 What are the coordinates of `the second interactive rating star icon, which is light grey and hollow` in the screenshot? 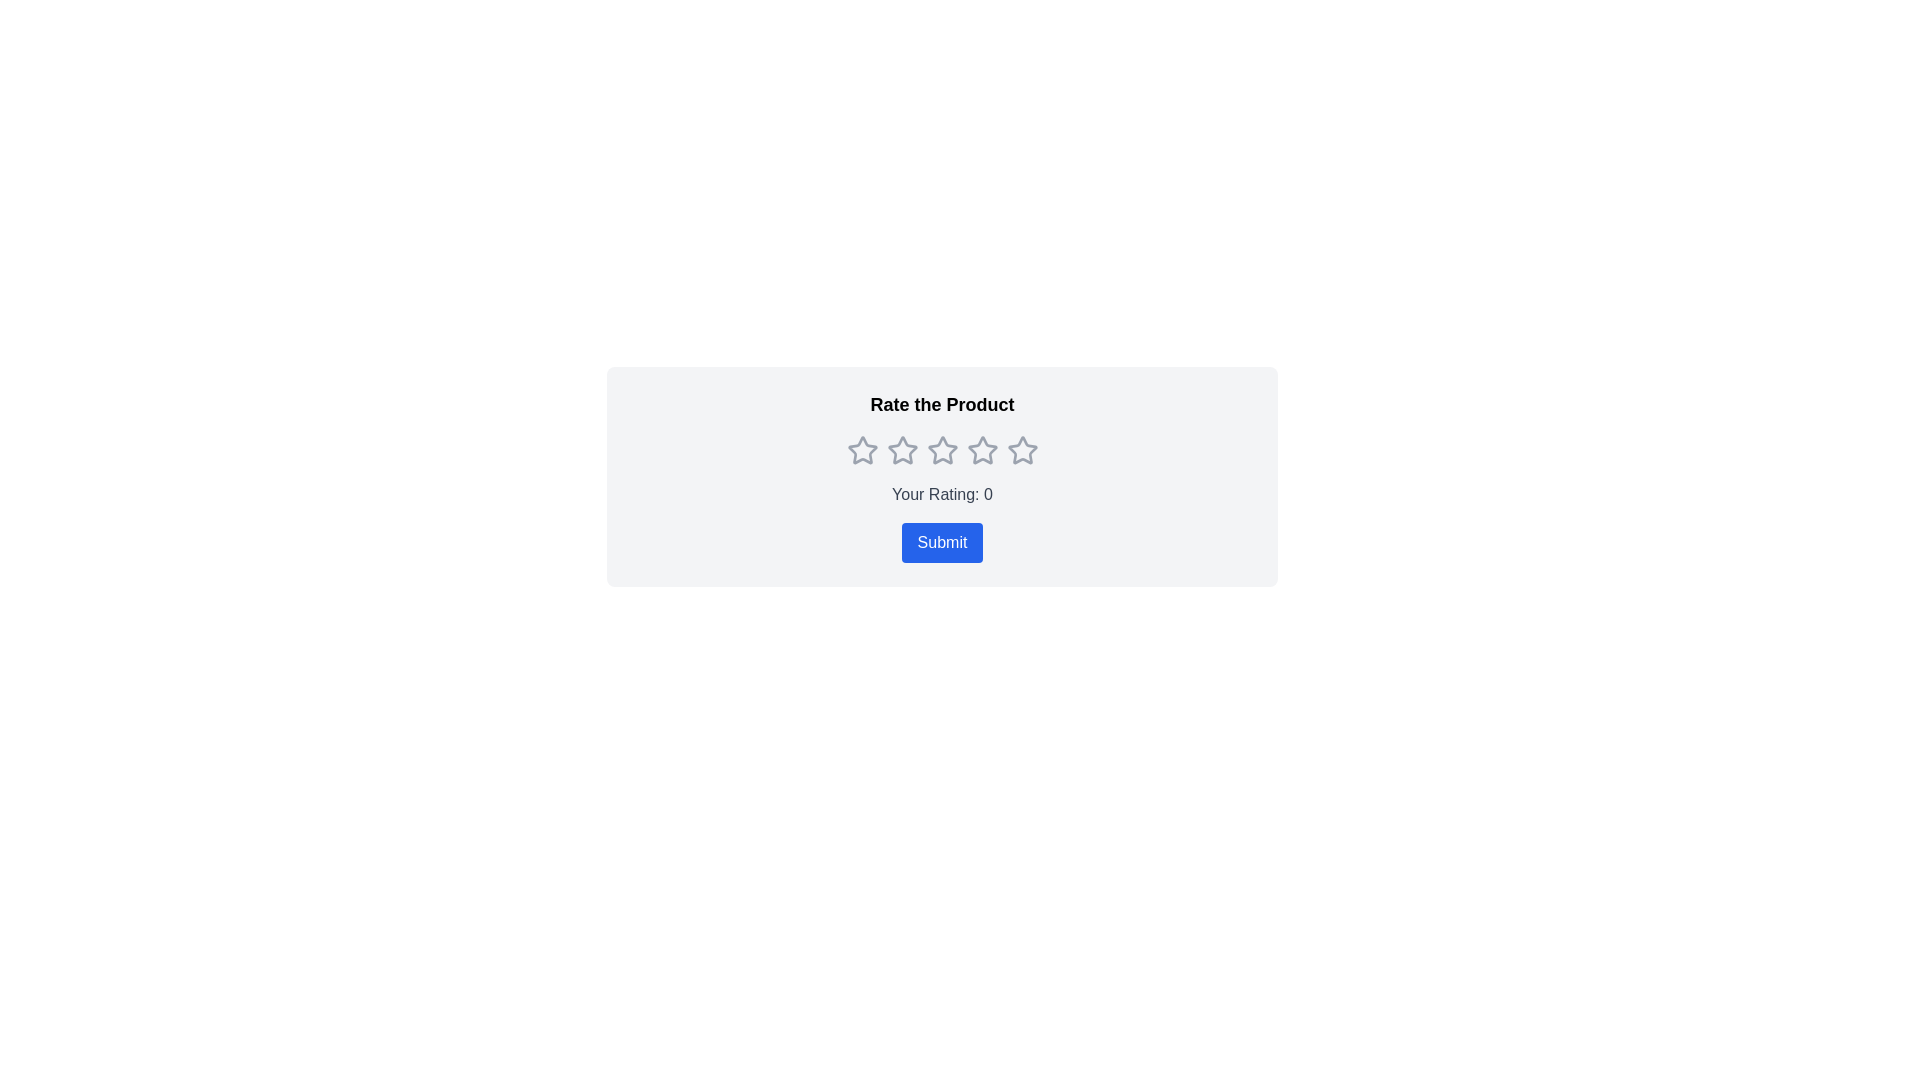 It's located at (940, 450).